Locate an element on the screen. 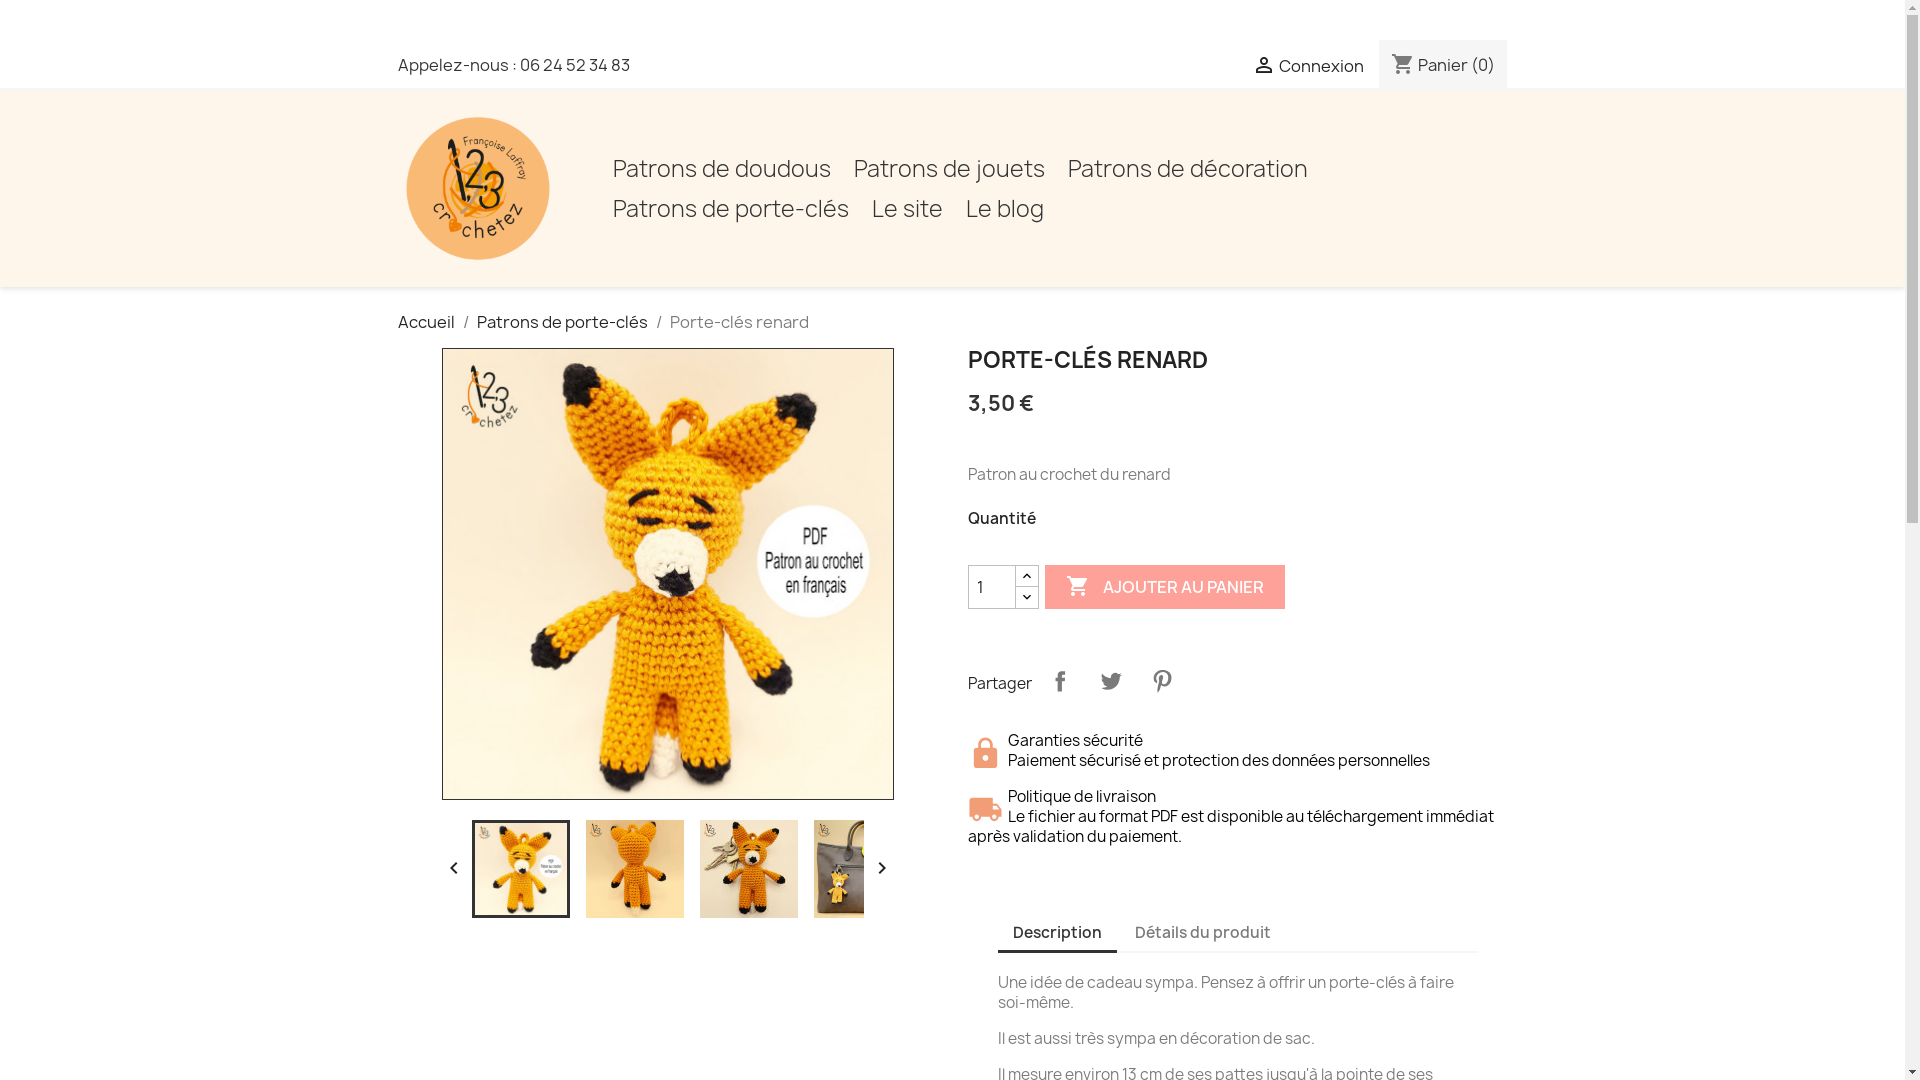 The height and width of the screenshot is (1080, 1920). 'Le blog' is located at coordinates (1004, 208).